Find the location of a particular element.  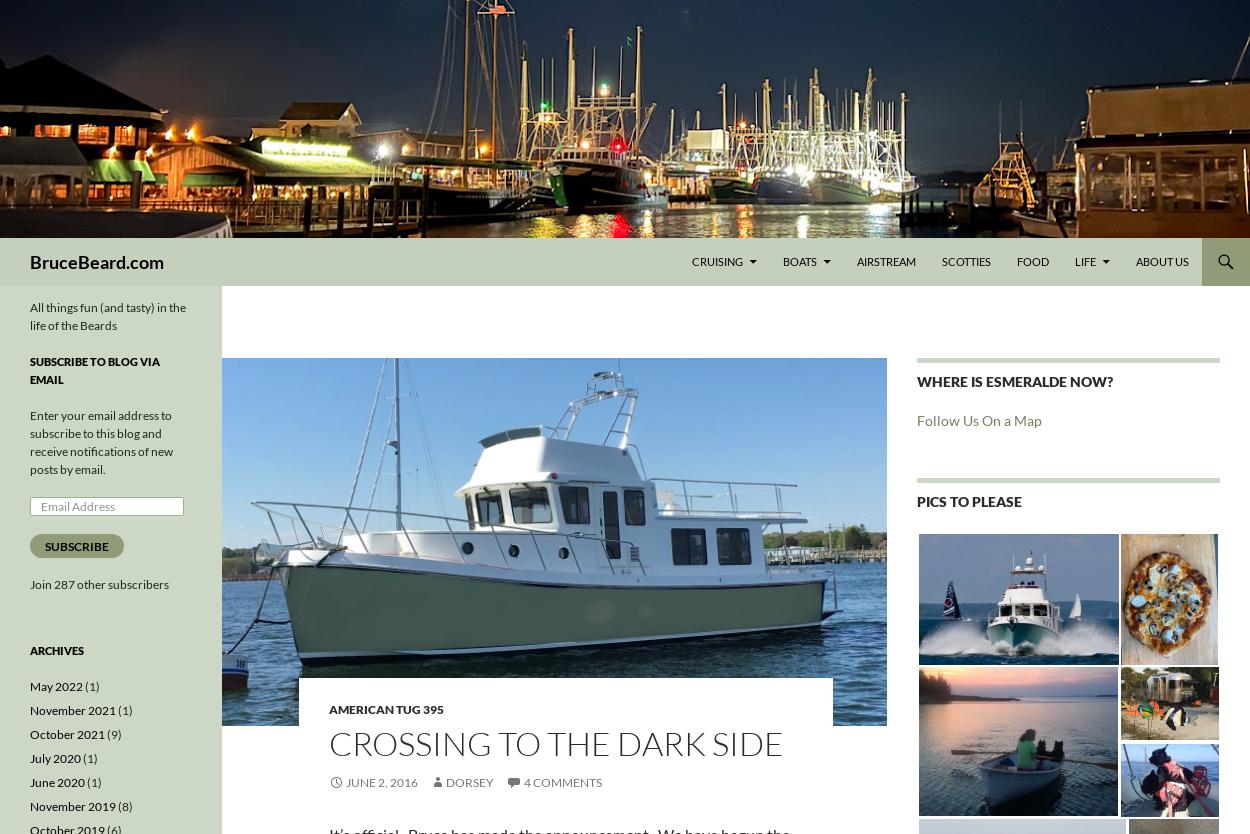

'November 2019' is located at coordinates (72, 805).